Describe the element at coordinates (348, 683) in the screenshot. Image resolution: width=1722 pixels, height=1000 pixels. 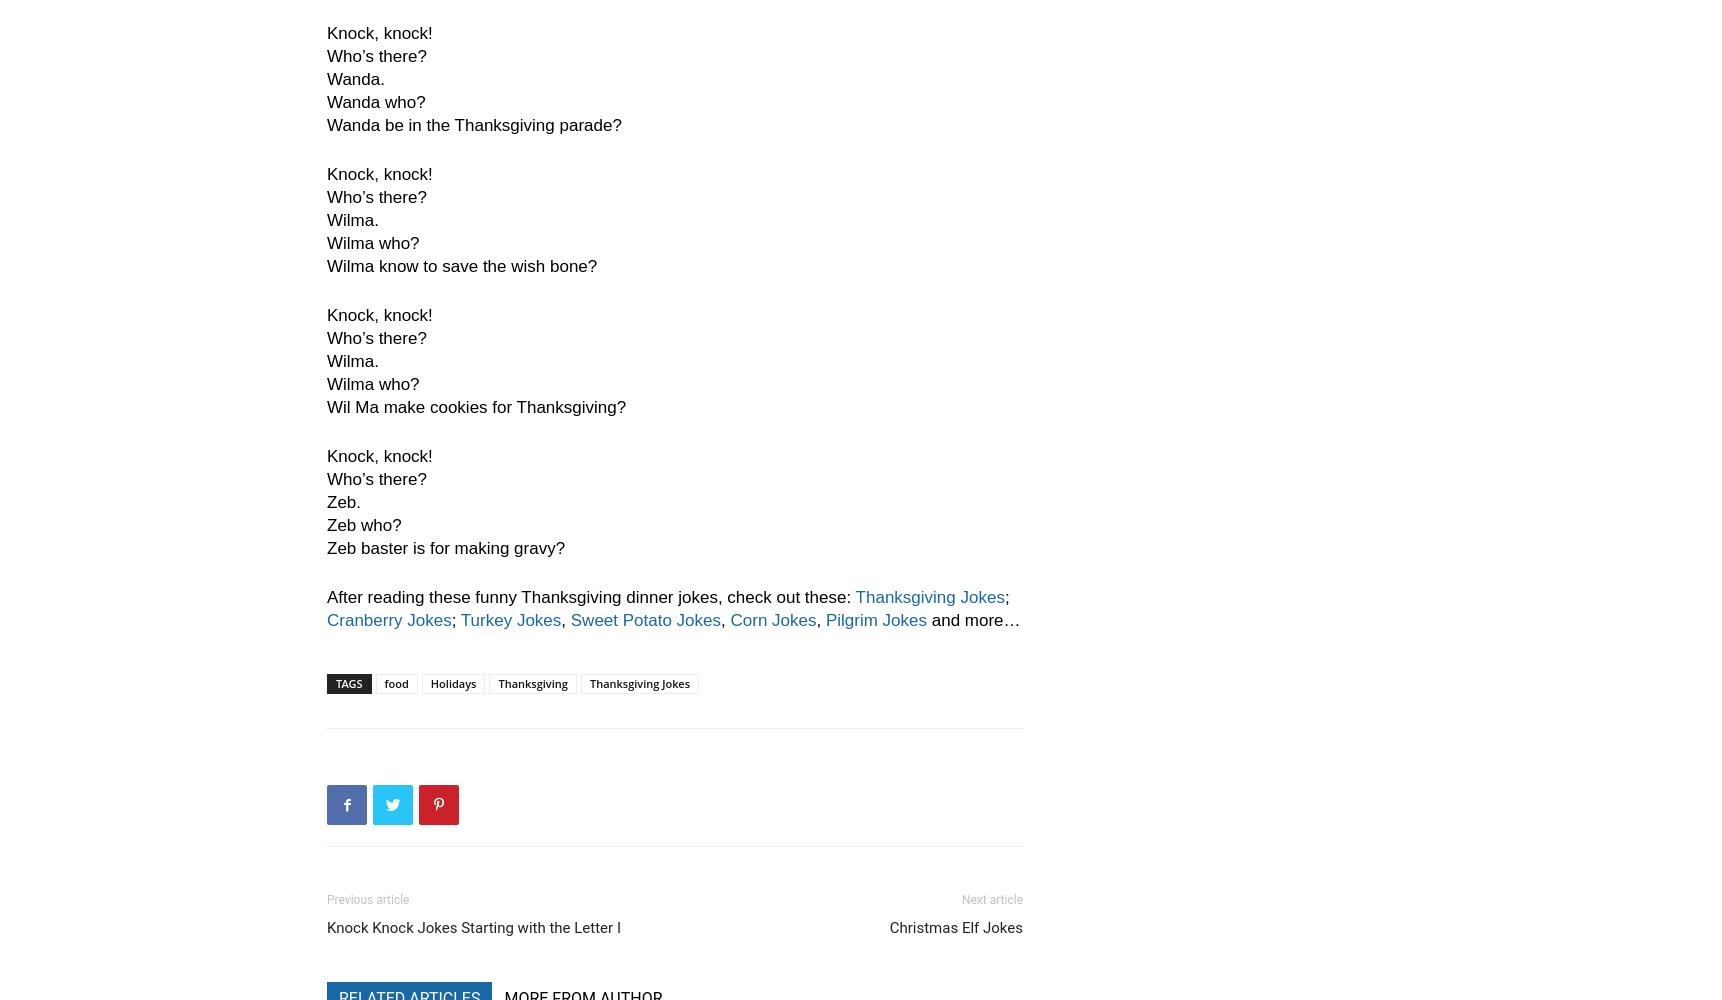
I see `'TAGS'` at that location.